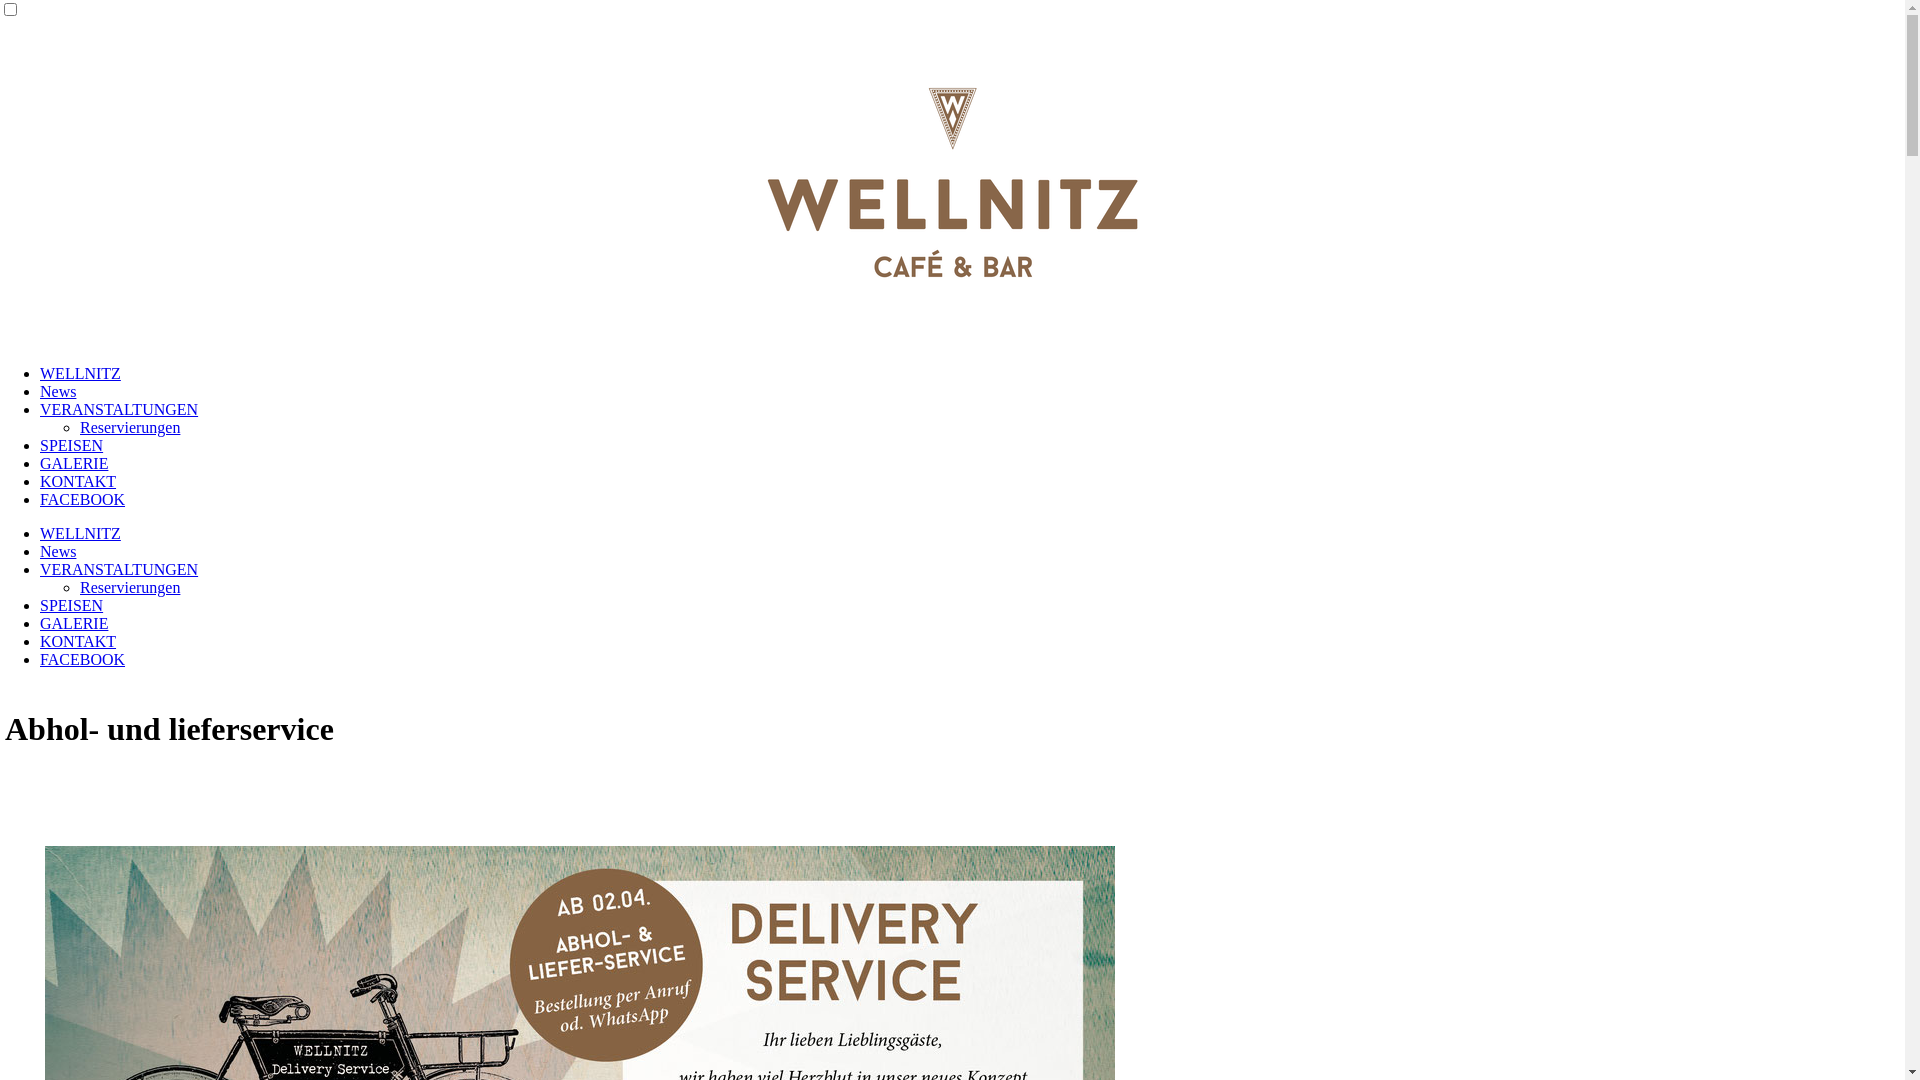 The width and height of the screenshot is (1920, 1080). What do you see at coordinates (81, 498) in the screenshot?
I see `'FACEBOOK'` at bounding box center [81, 498].